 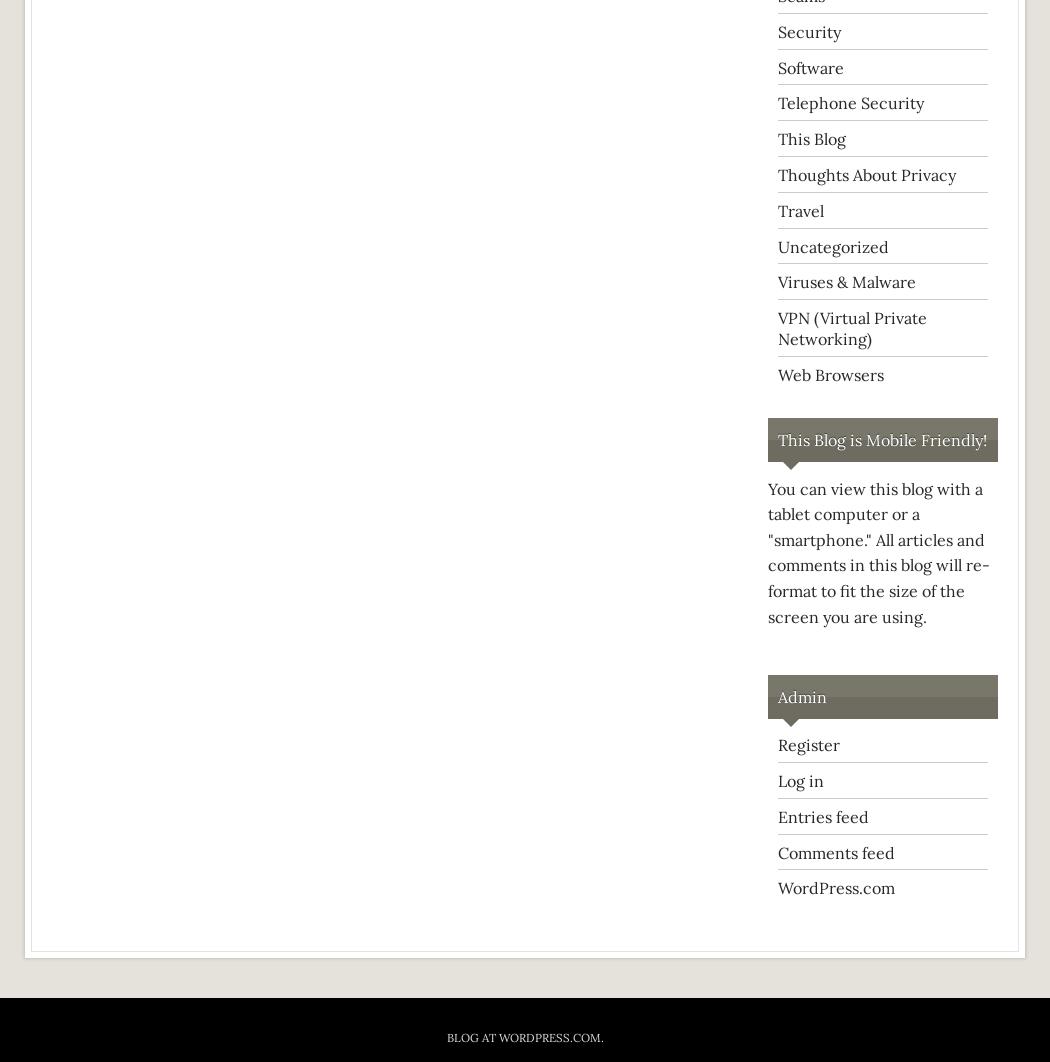 What do you see at coordinates (847, 280) in the screenshot?
I see `'Viruses & Malware'` at bounding box center [847, 280].